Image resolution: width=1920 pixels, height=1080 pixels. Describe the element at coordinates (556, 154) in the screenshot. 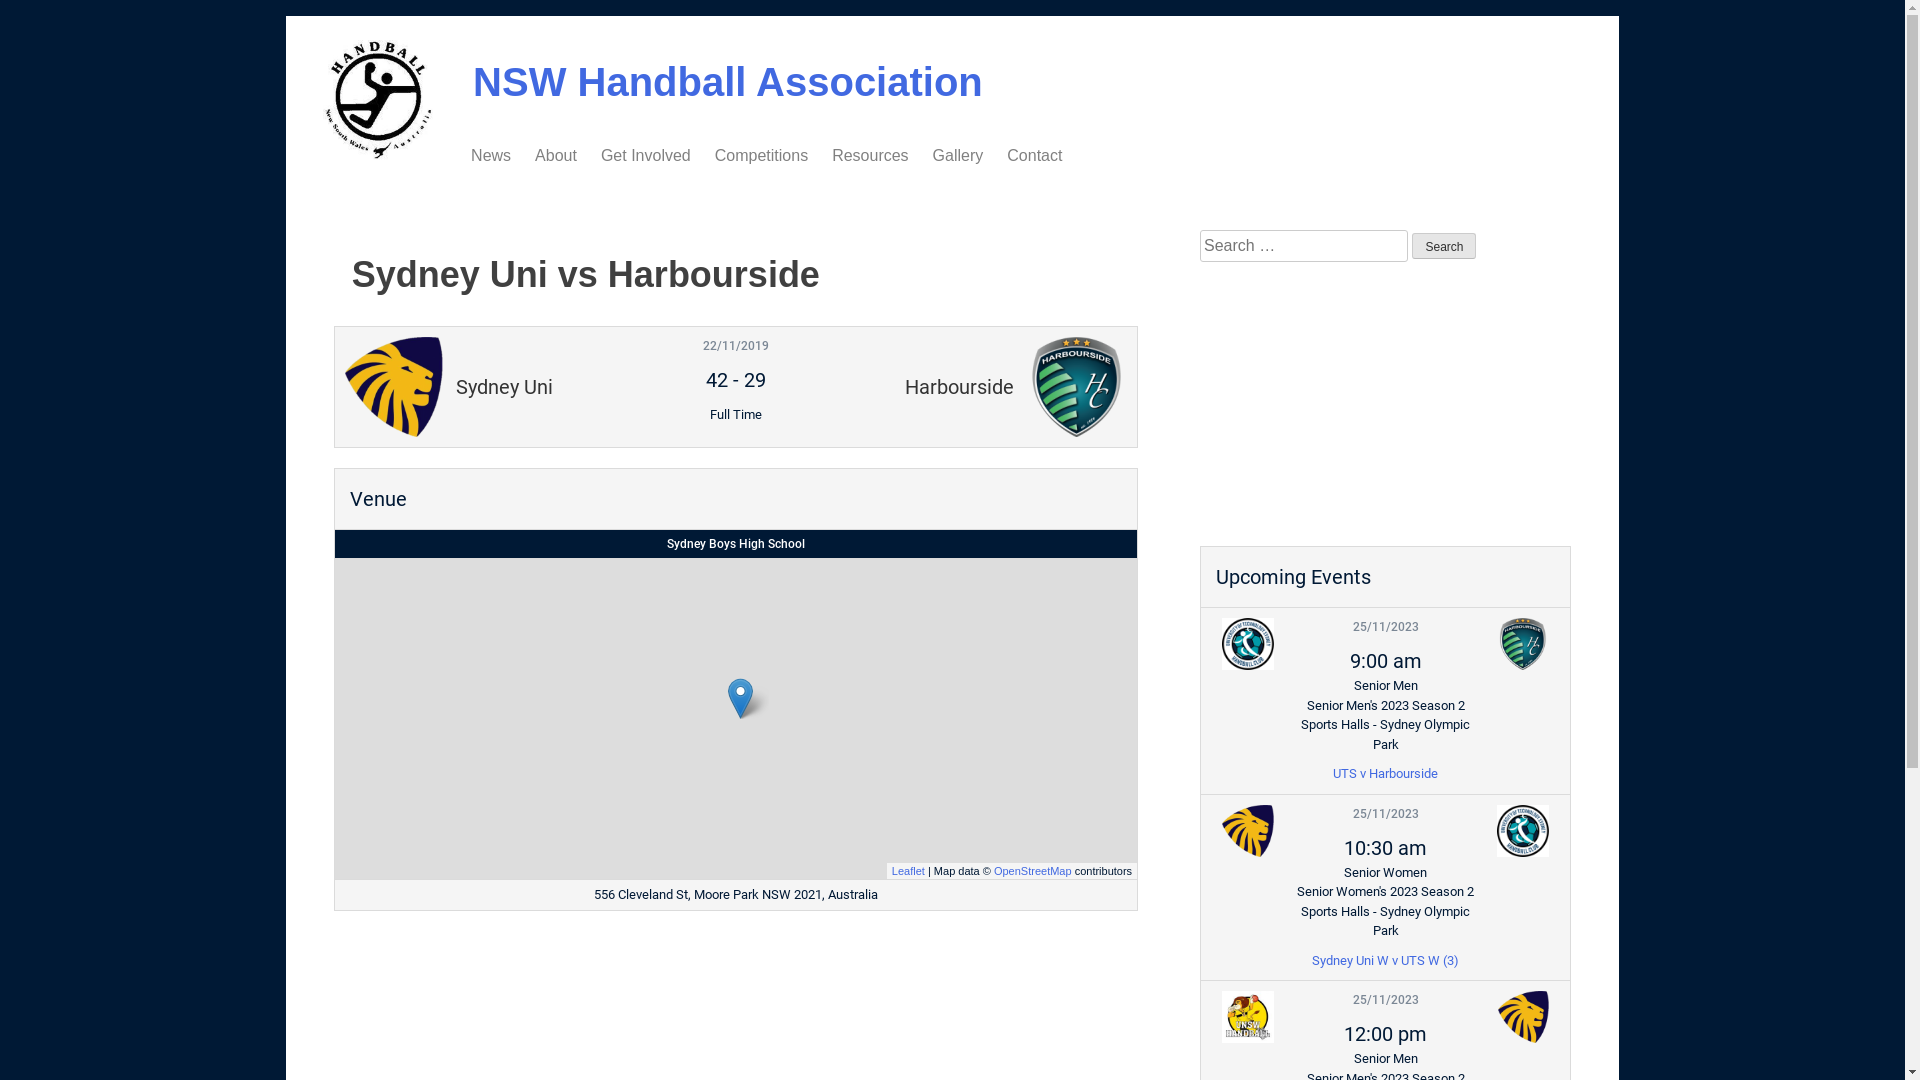

I see `'About'` at that location.